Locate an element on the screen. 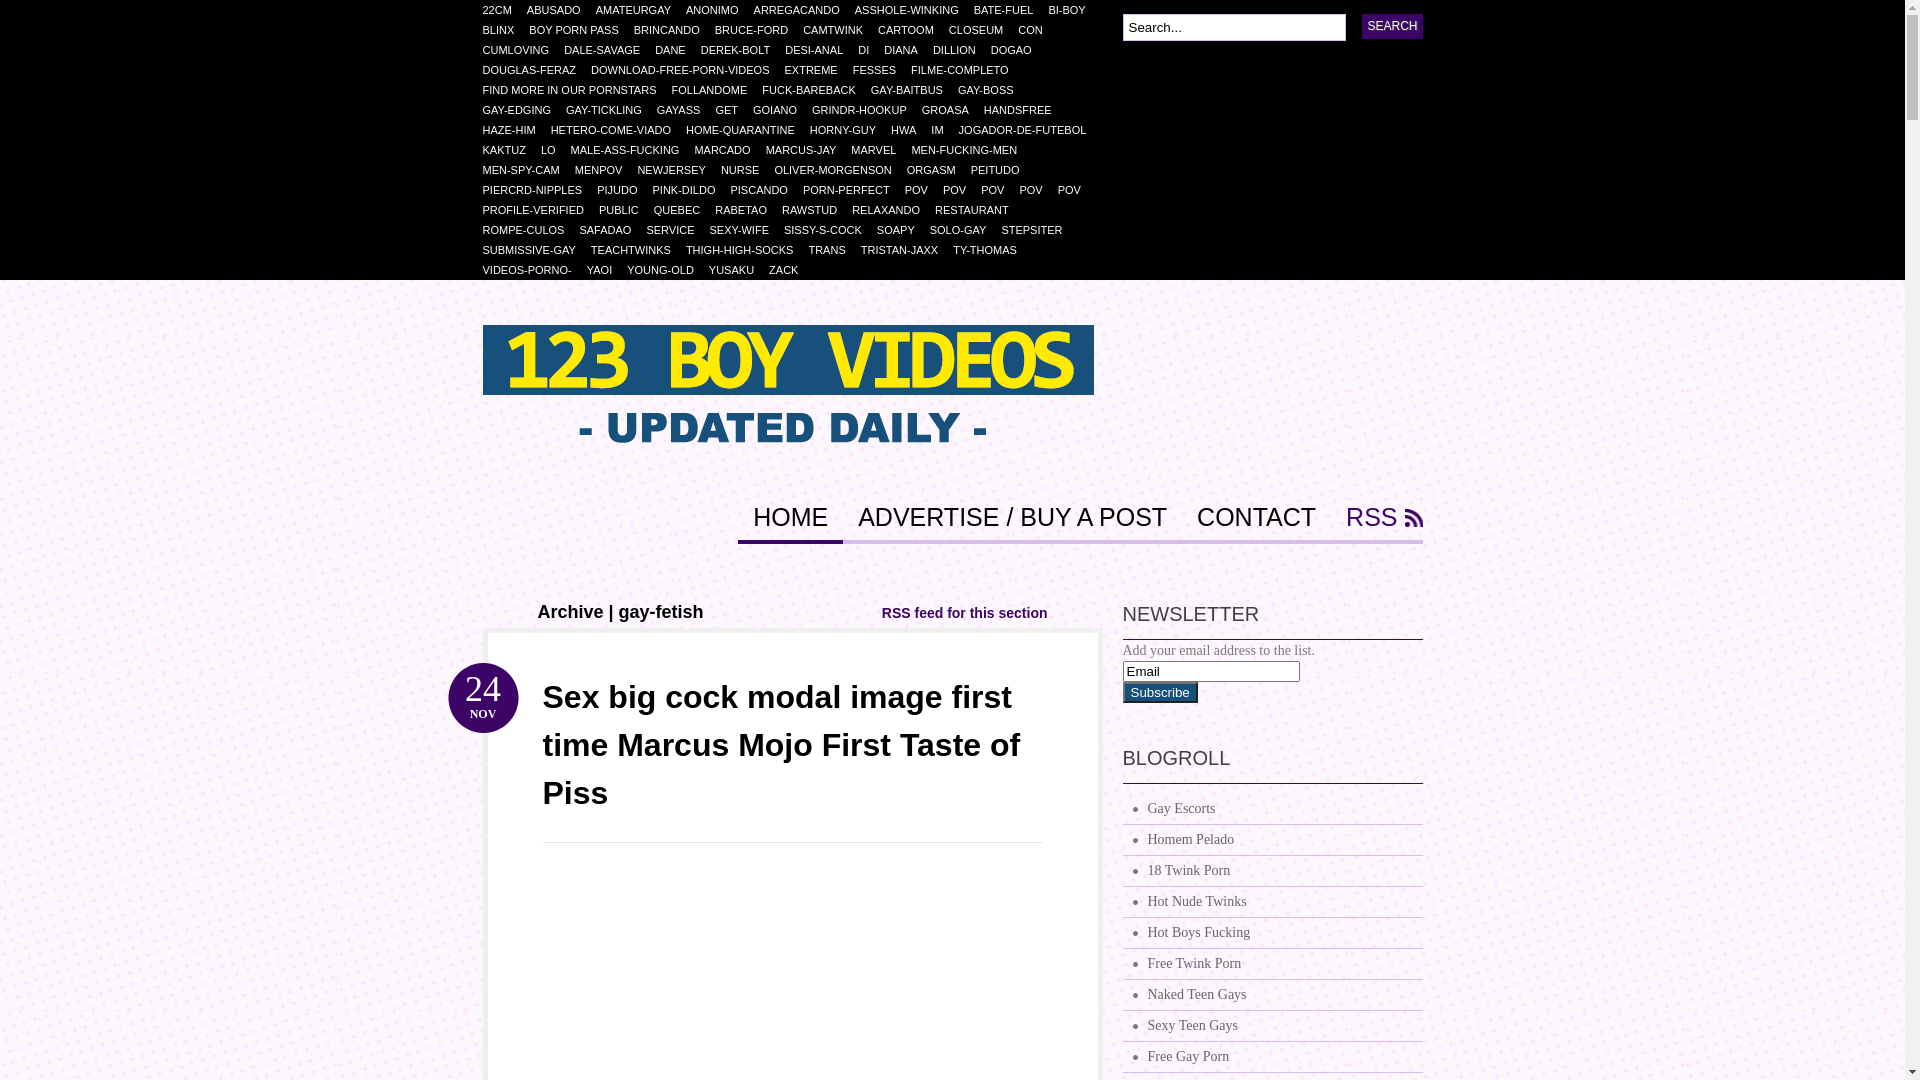  'DIANA' is located at coordinates (882, 49).